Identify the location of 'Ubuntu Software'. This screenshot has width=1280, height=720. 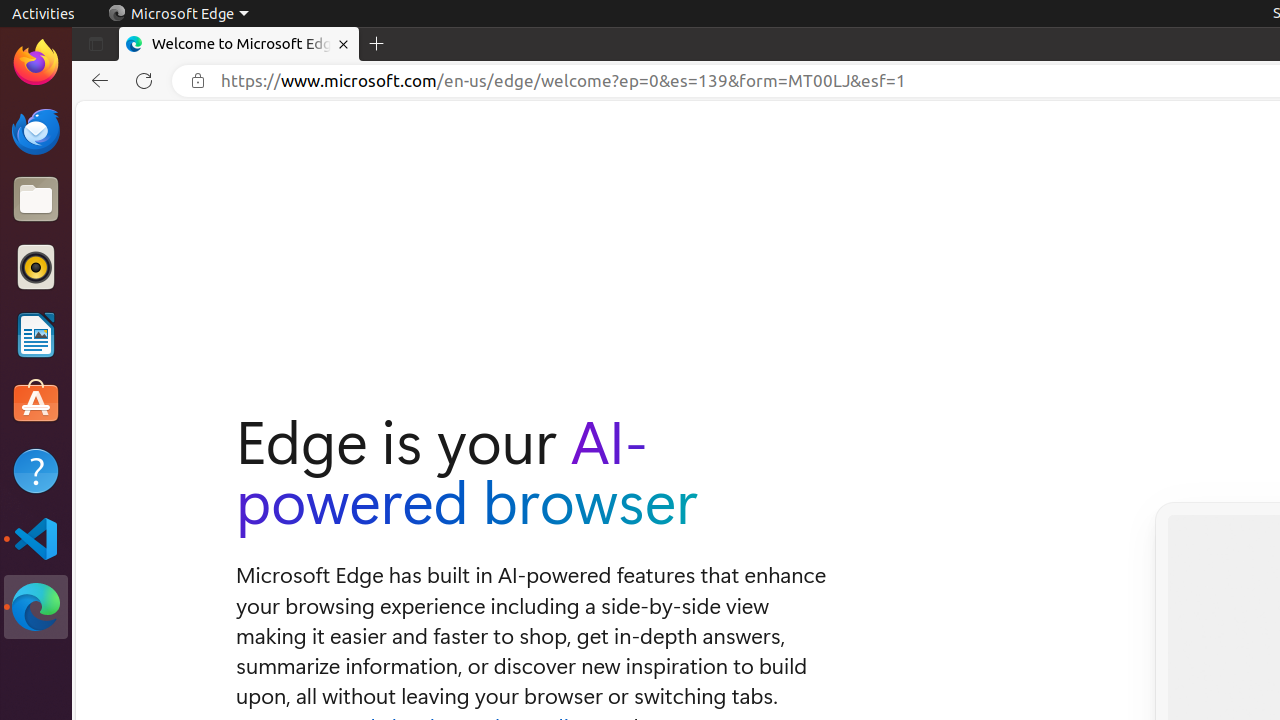
(35, 403).